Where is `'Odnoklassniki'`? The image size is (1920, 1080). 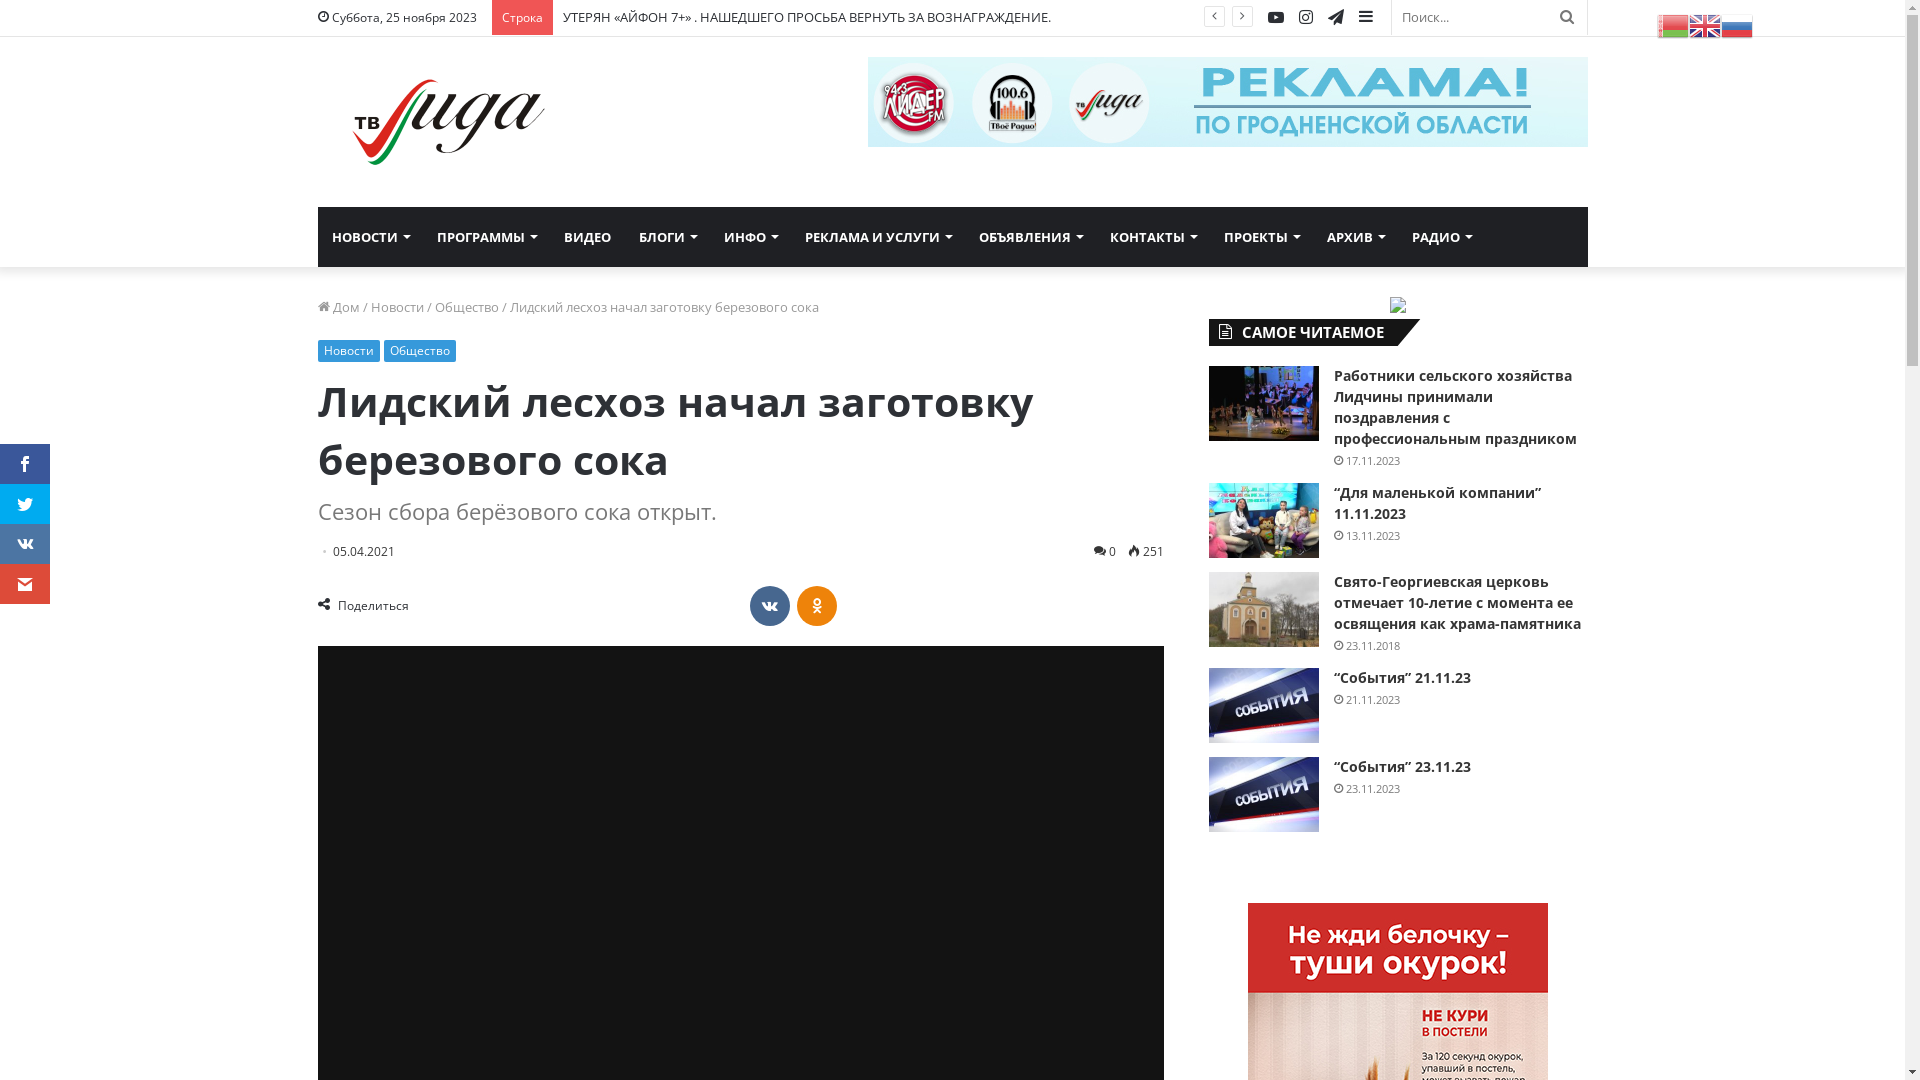 'Odnoklassniki' is located at coordinates (816, 604).